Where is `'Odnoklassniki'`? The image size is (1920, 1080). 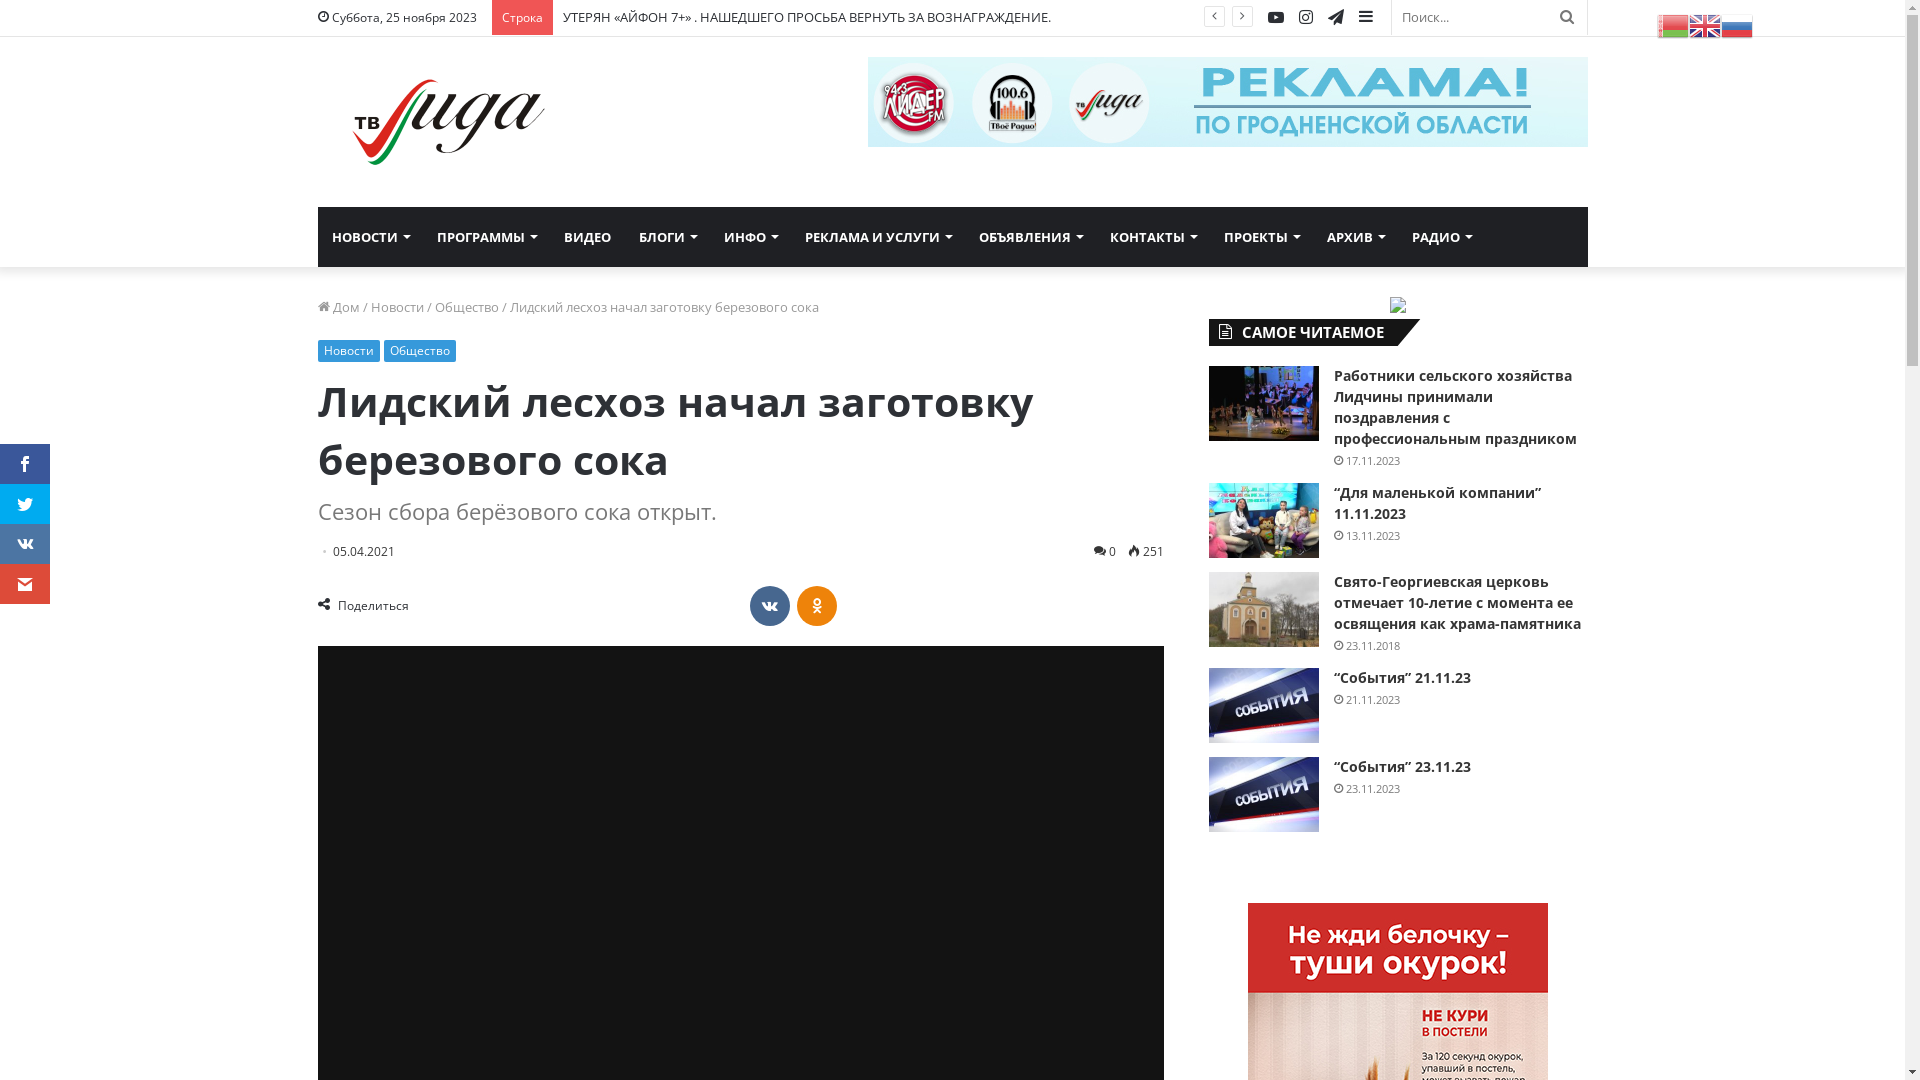 'Odnoklassniki' is located at coordinates (816, 604).